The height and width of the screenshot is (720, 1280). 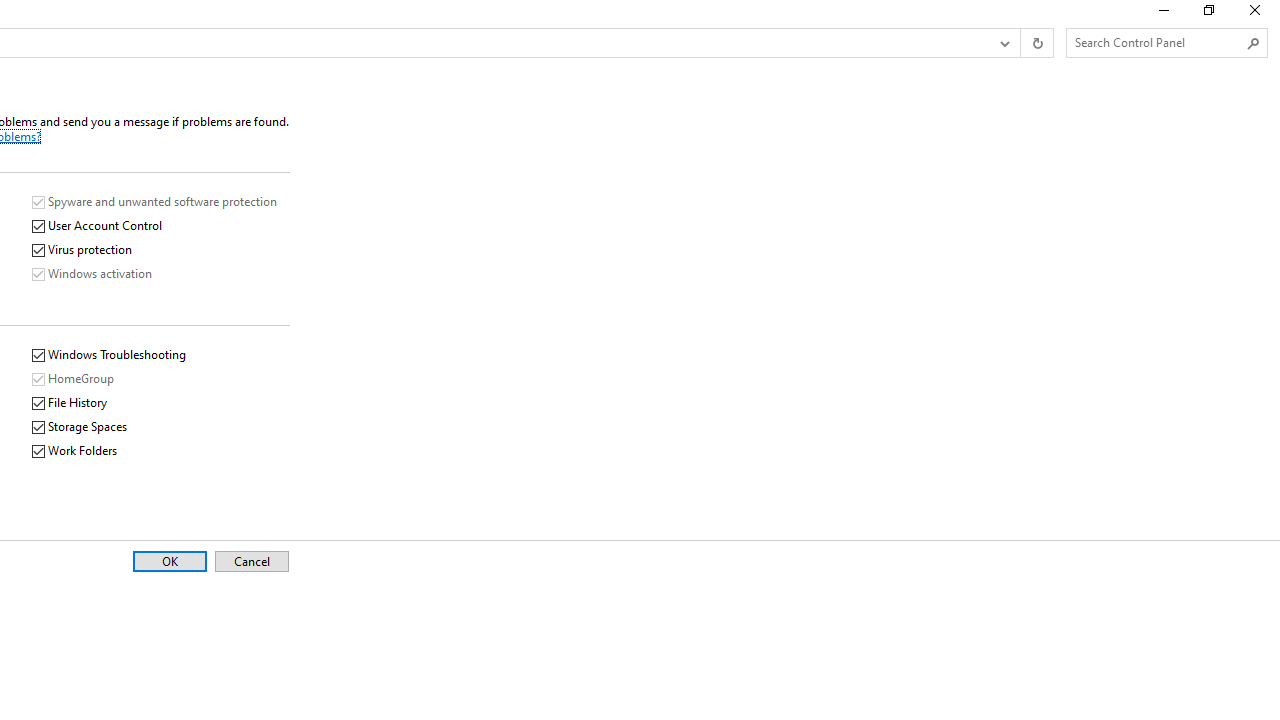 What do you see at coordinates (1157, 42) in the screenshot?
I see `'Search Box'` at bounding box center [1157, 42].